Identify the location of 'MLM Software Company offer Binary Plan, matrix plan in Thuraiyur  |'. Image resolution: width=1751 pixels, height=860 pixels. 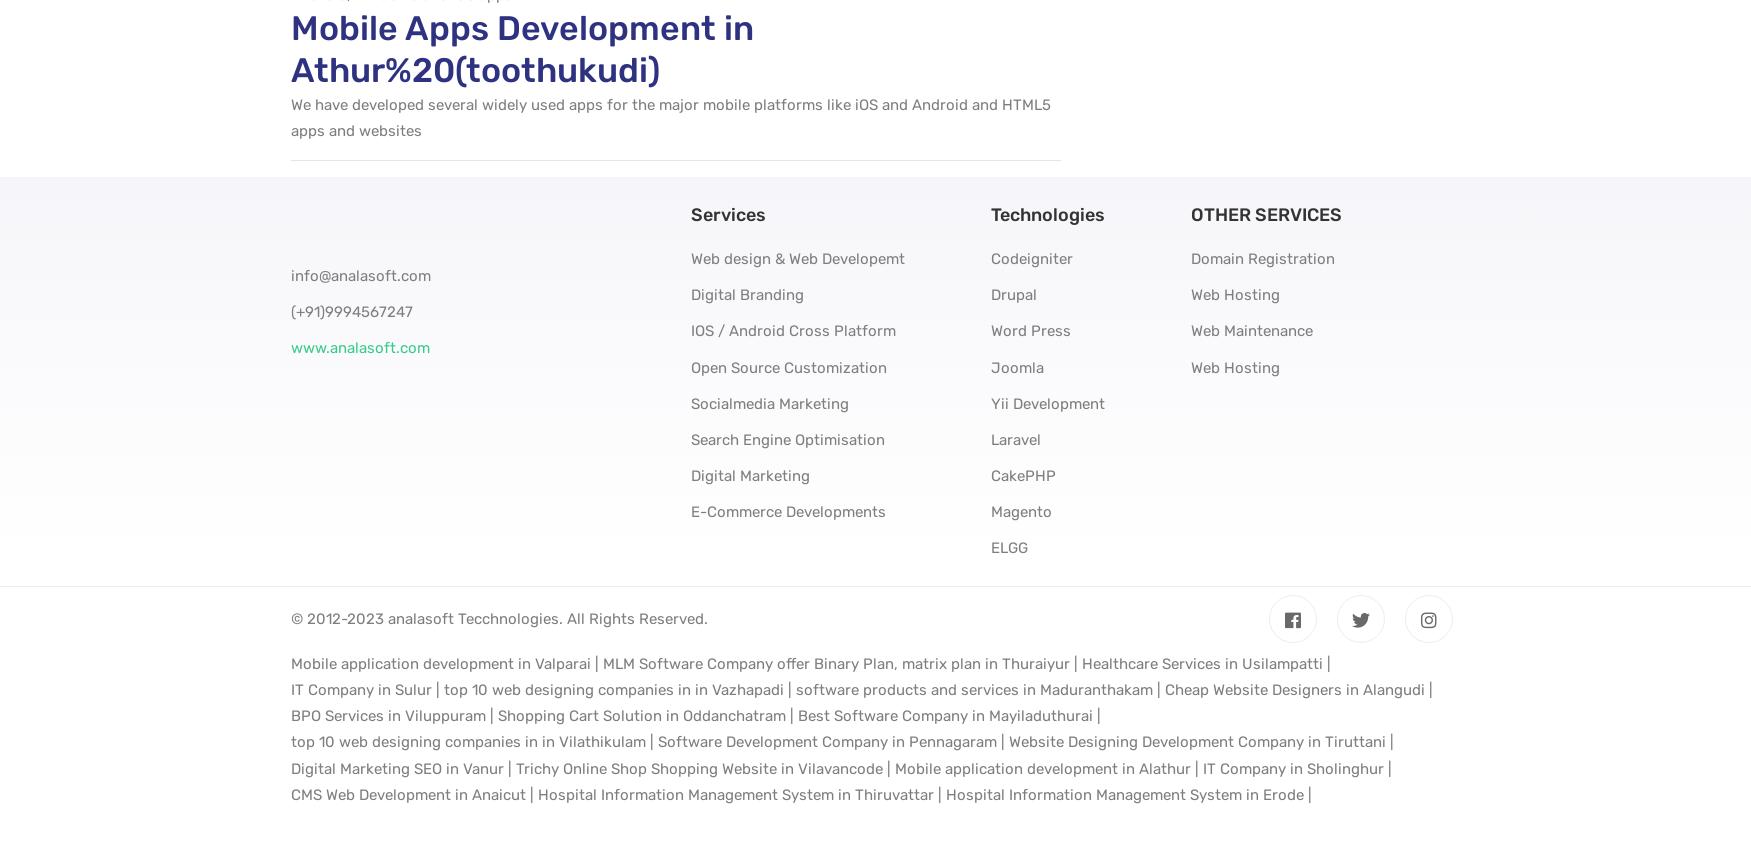
(839, 664).